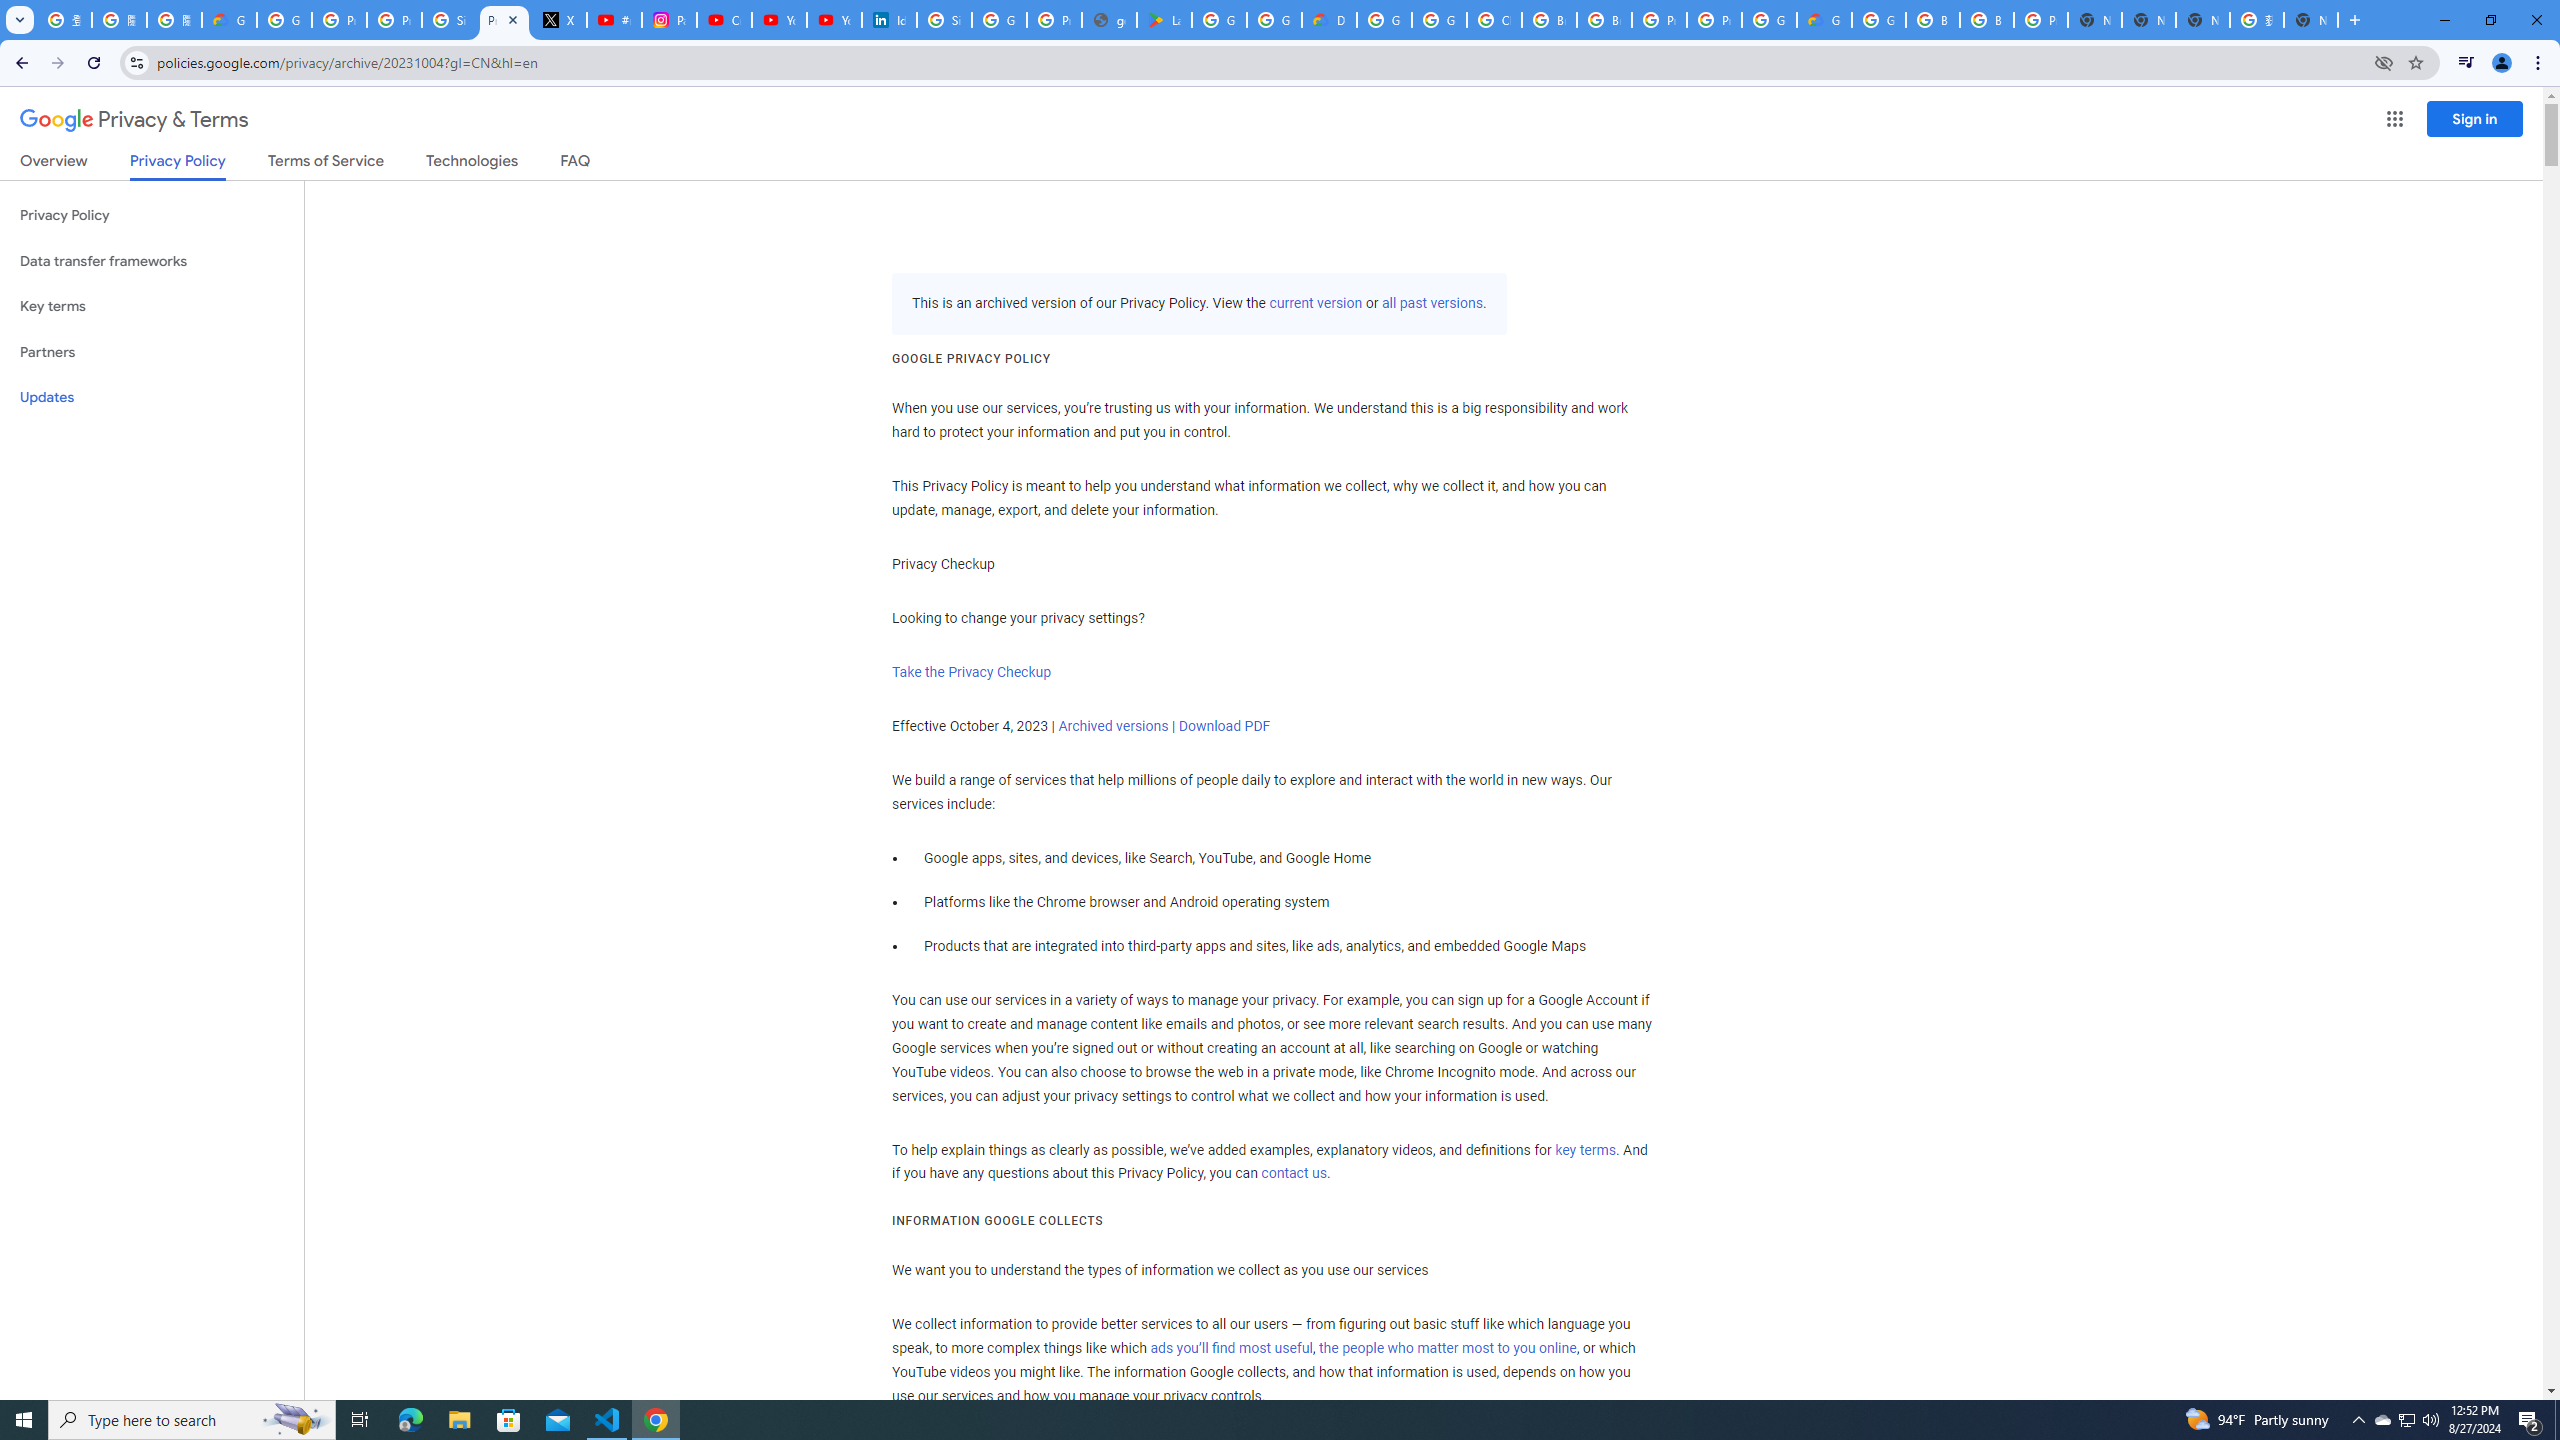 This screenshot has height=1440, width=2560. Describe the element at coordinates (1293, 1173) in the screenshot. I see `'contact us'` at that location.